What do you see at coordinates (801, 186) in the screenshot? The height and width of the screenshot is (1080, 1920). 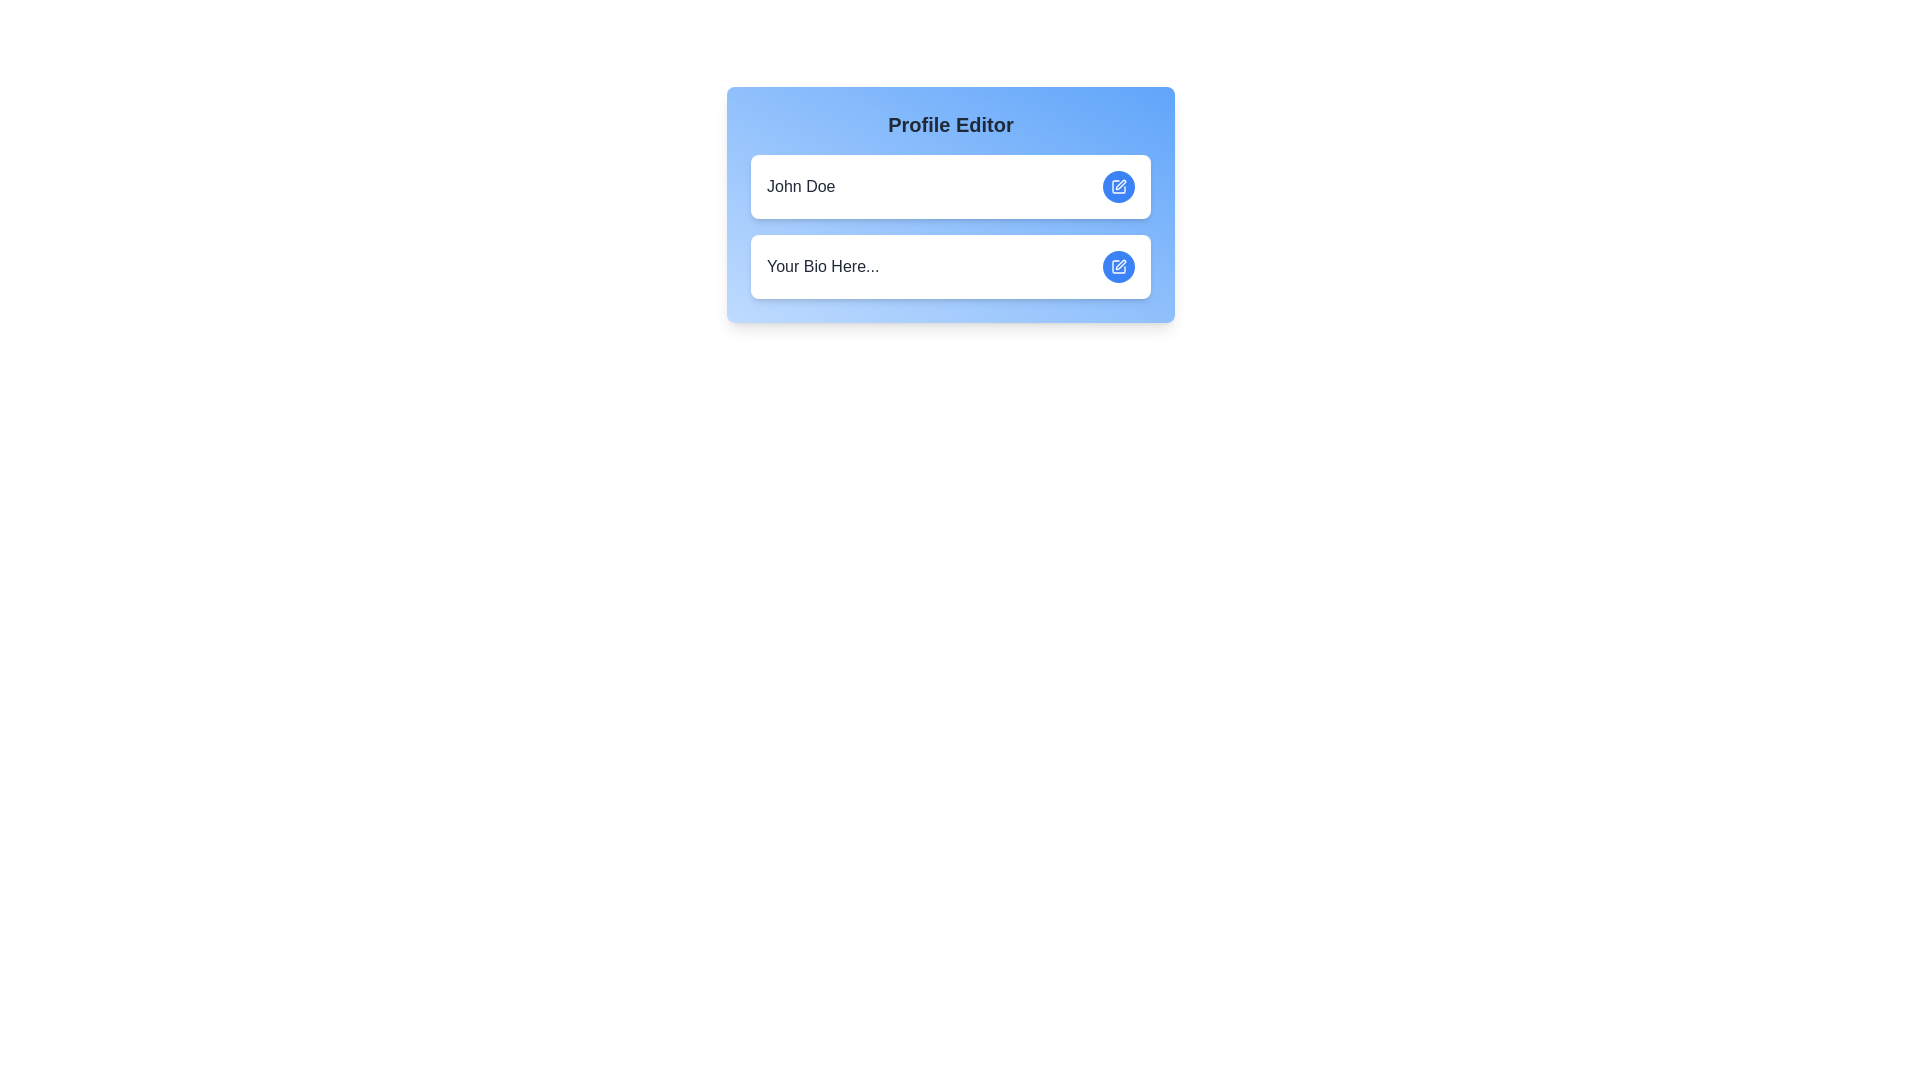 I see `the input field displaying the user's full name 'John Doe' to select the entire text` at bounding box center [801, 186].